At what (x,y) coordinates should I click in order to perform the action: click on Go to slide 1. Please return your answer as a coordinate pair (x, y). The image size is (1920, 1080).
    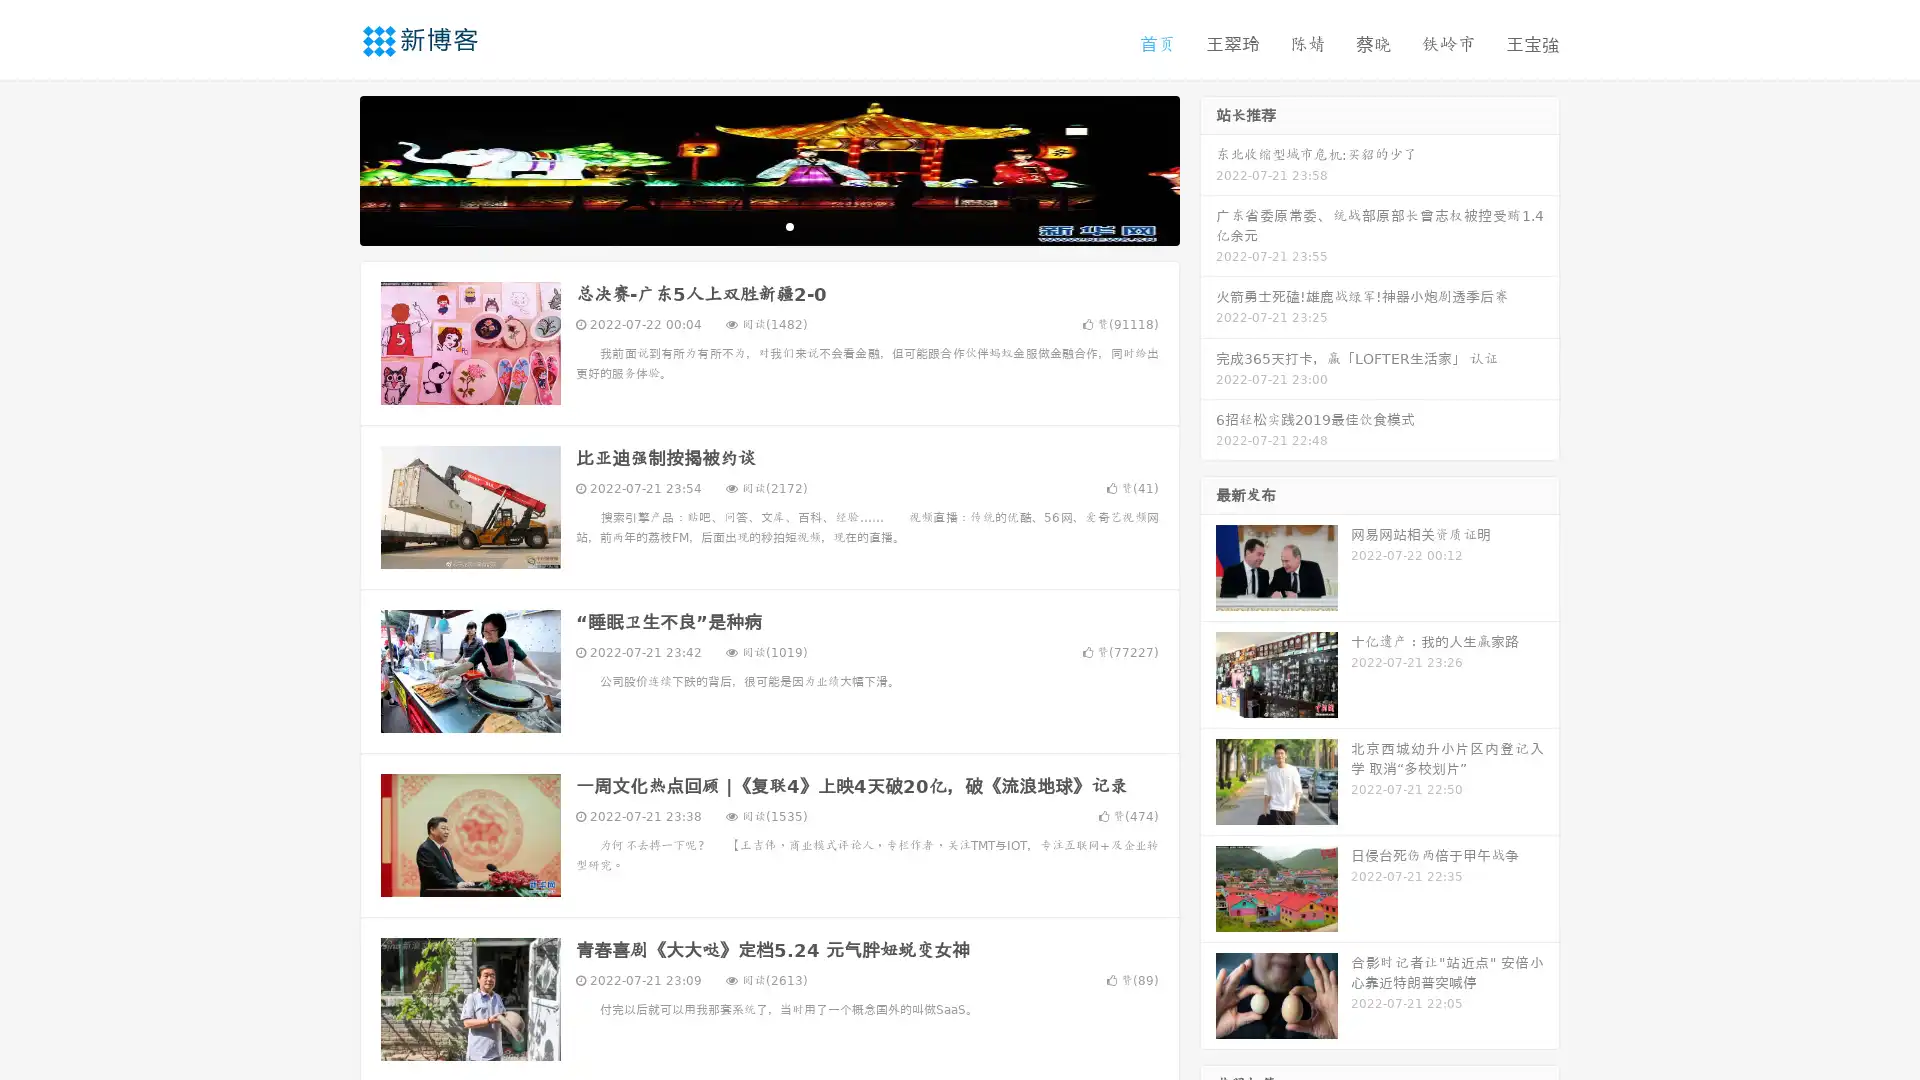
    Looking at the image, I should click on (748, 225).